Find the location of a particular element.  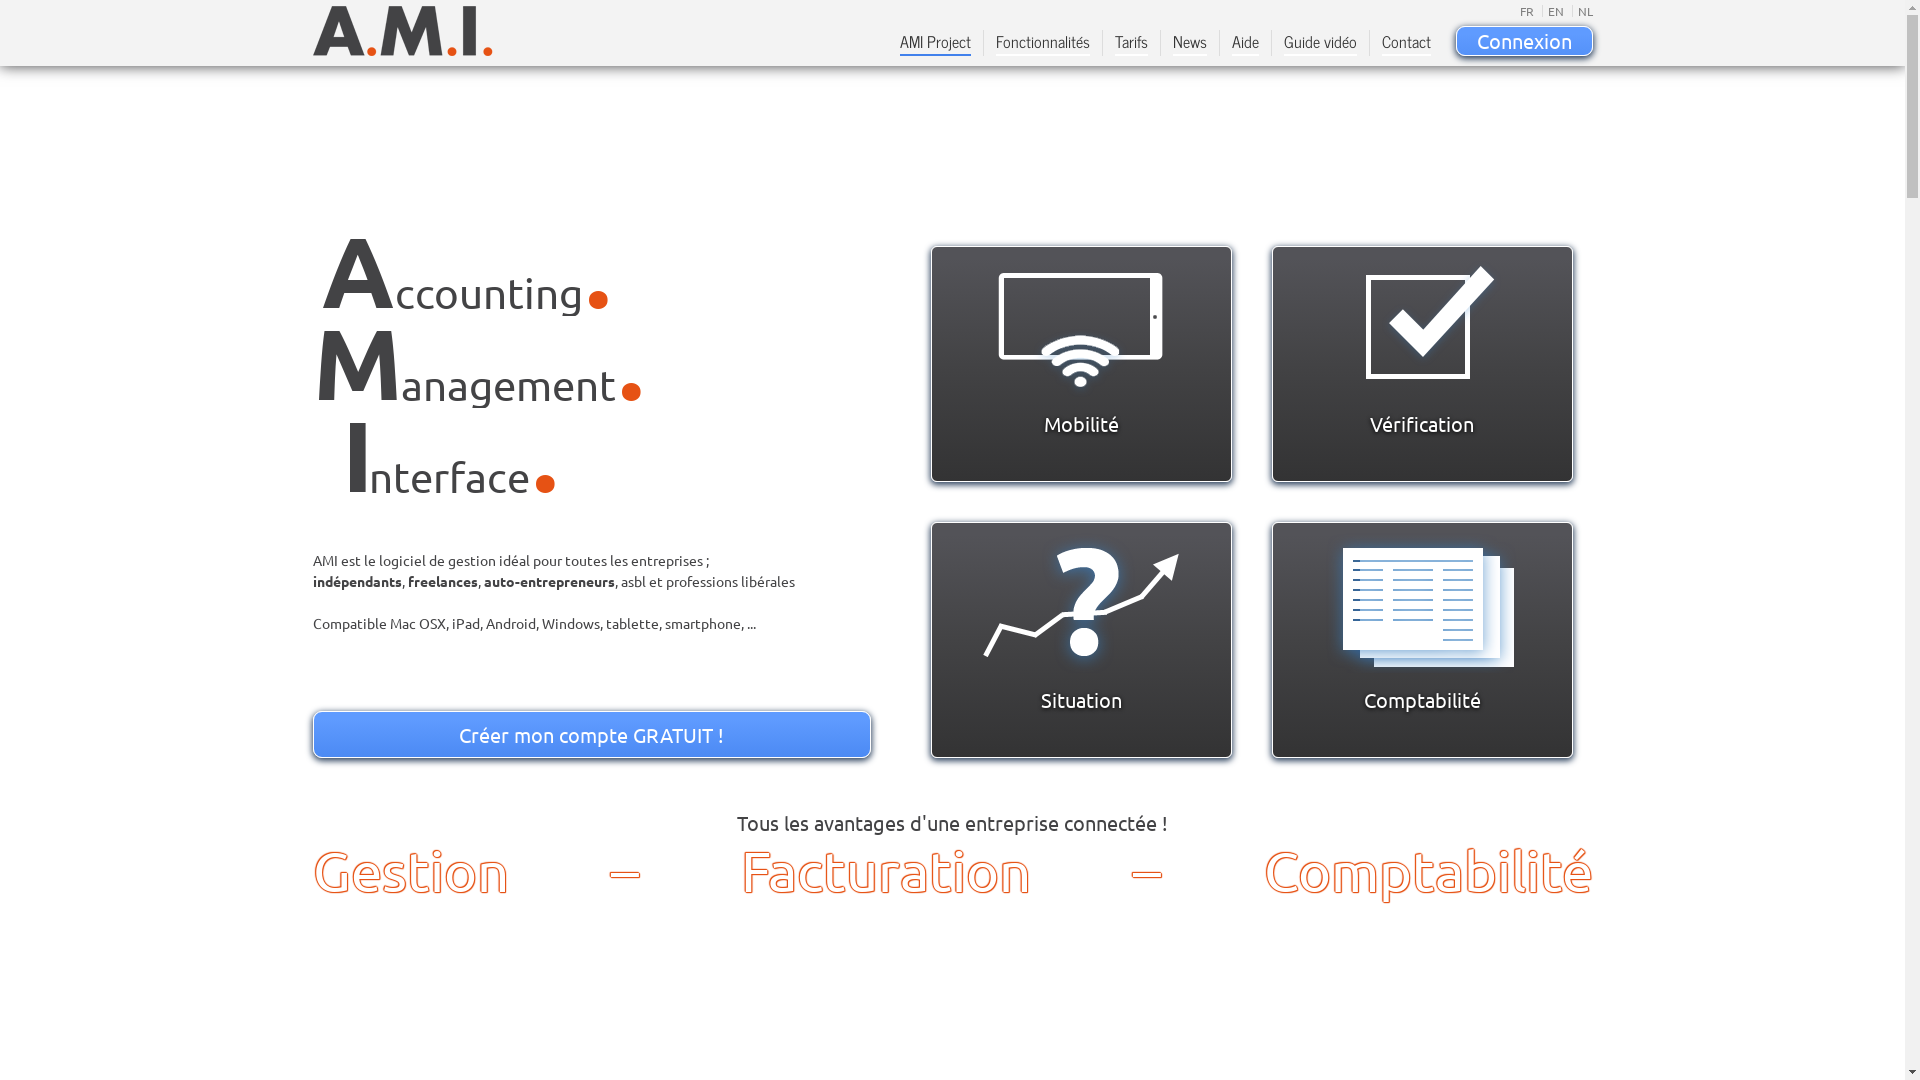

'AMI logo - Accounting Management Interface' is located at coordinates (401, 30).